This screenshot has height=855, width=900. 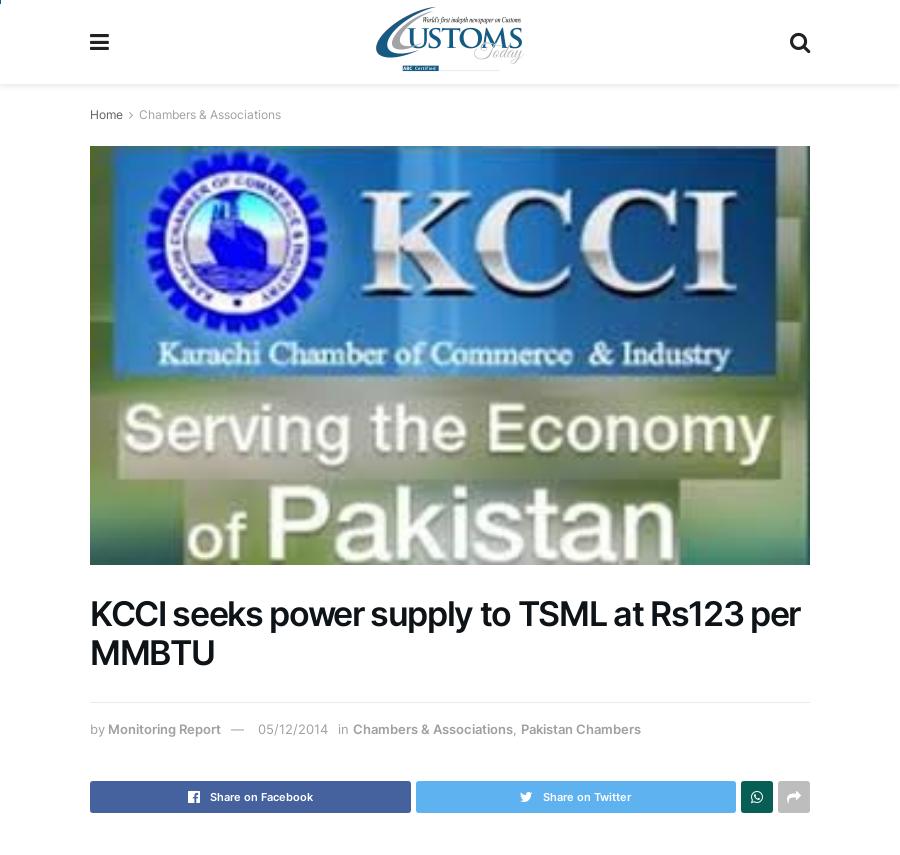 I want to click on ',', so click(x=515, y=728).